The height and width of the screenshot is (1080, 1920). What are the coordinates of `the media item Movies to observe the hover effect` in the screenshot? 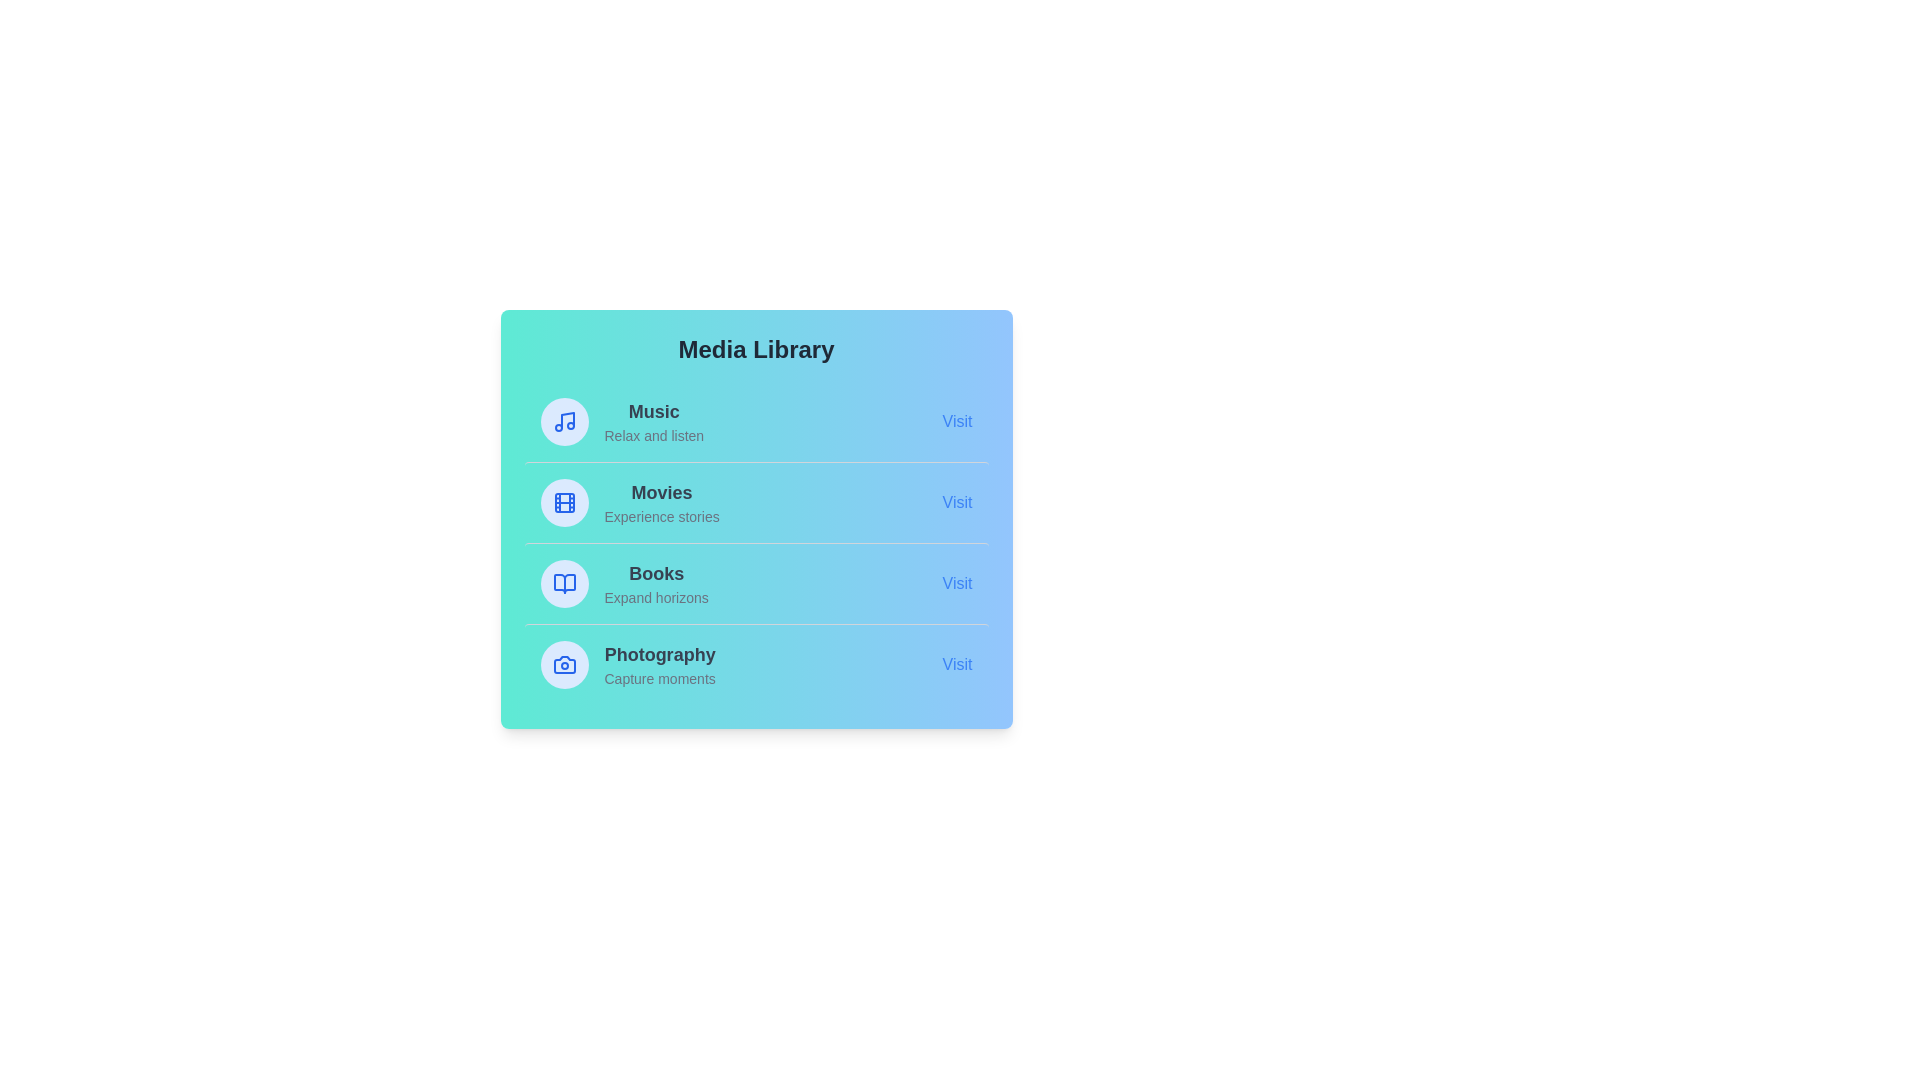 It's located at (755, 501).